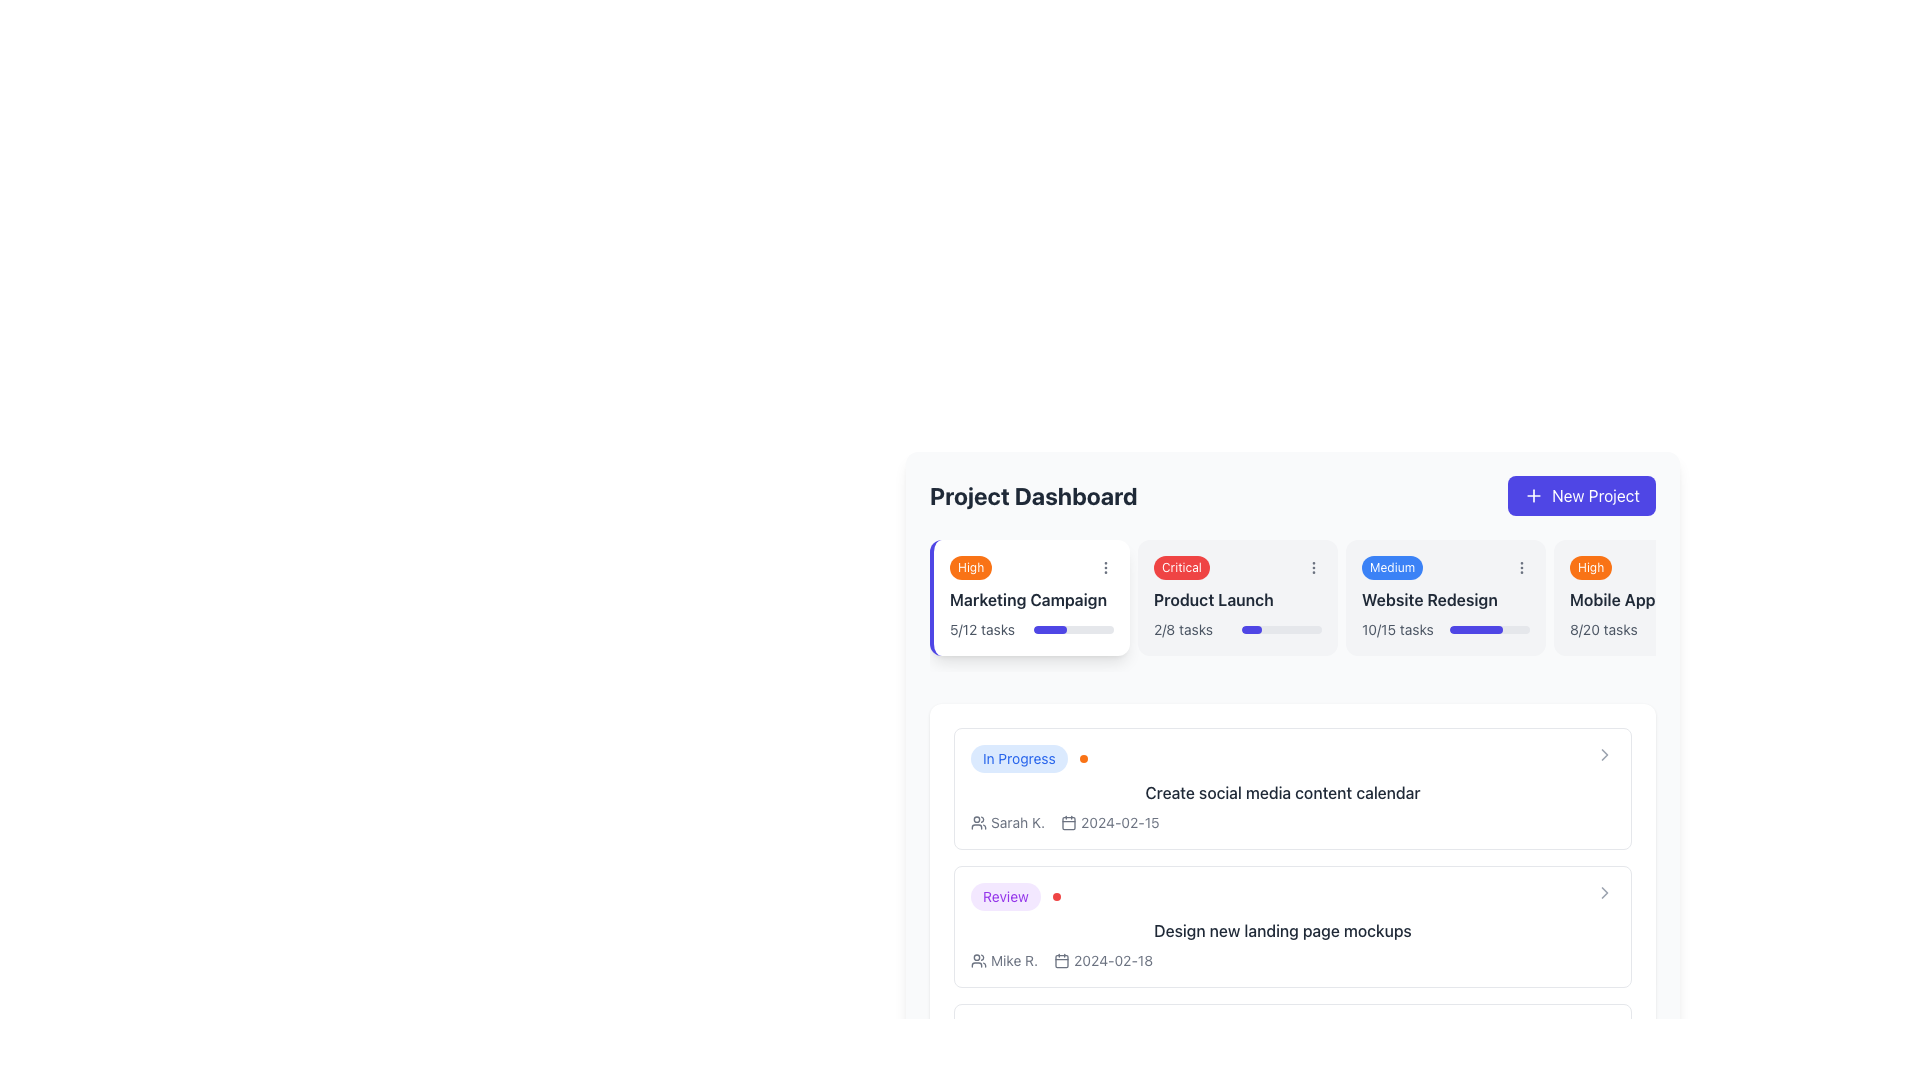  What do you see at coordinates (1005, 896) in the screenshot?
I see `the 'Review' badge located in the 'Design new landing page mockups' section of the project dashboard` at bounding box center [1005, 896].